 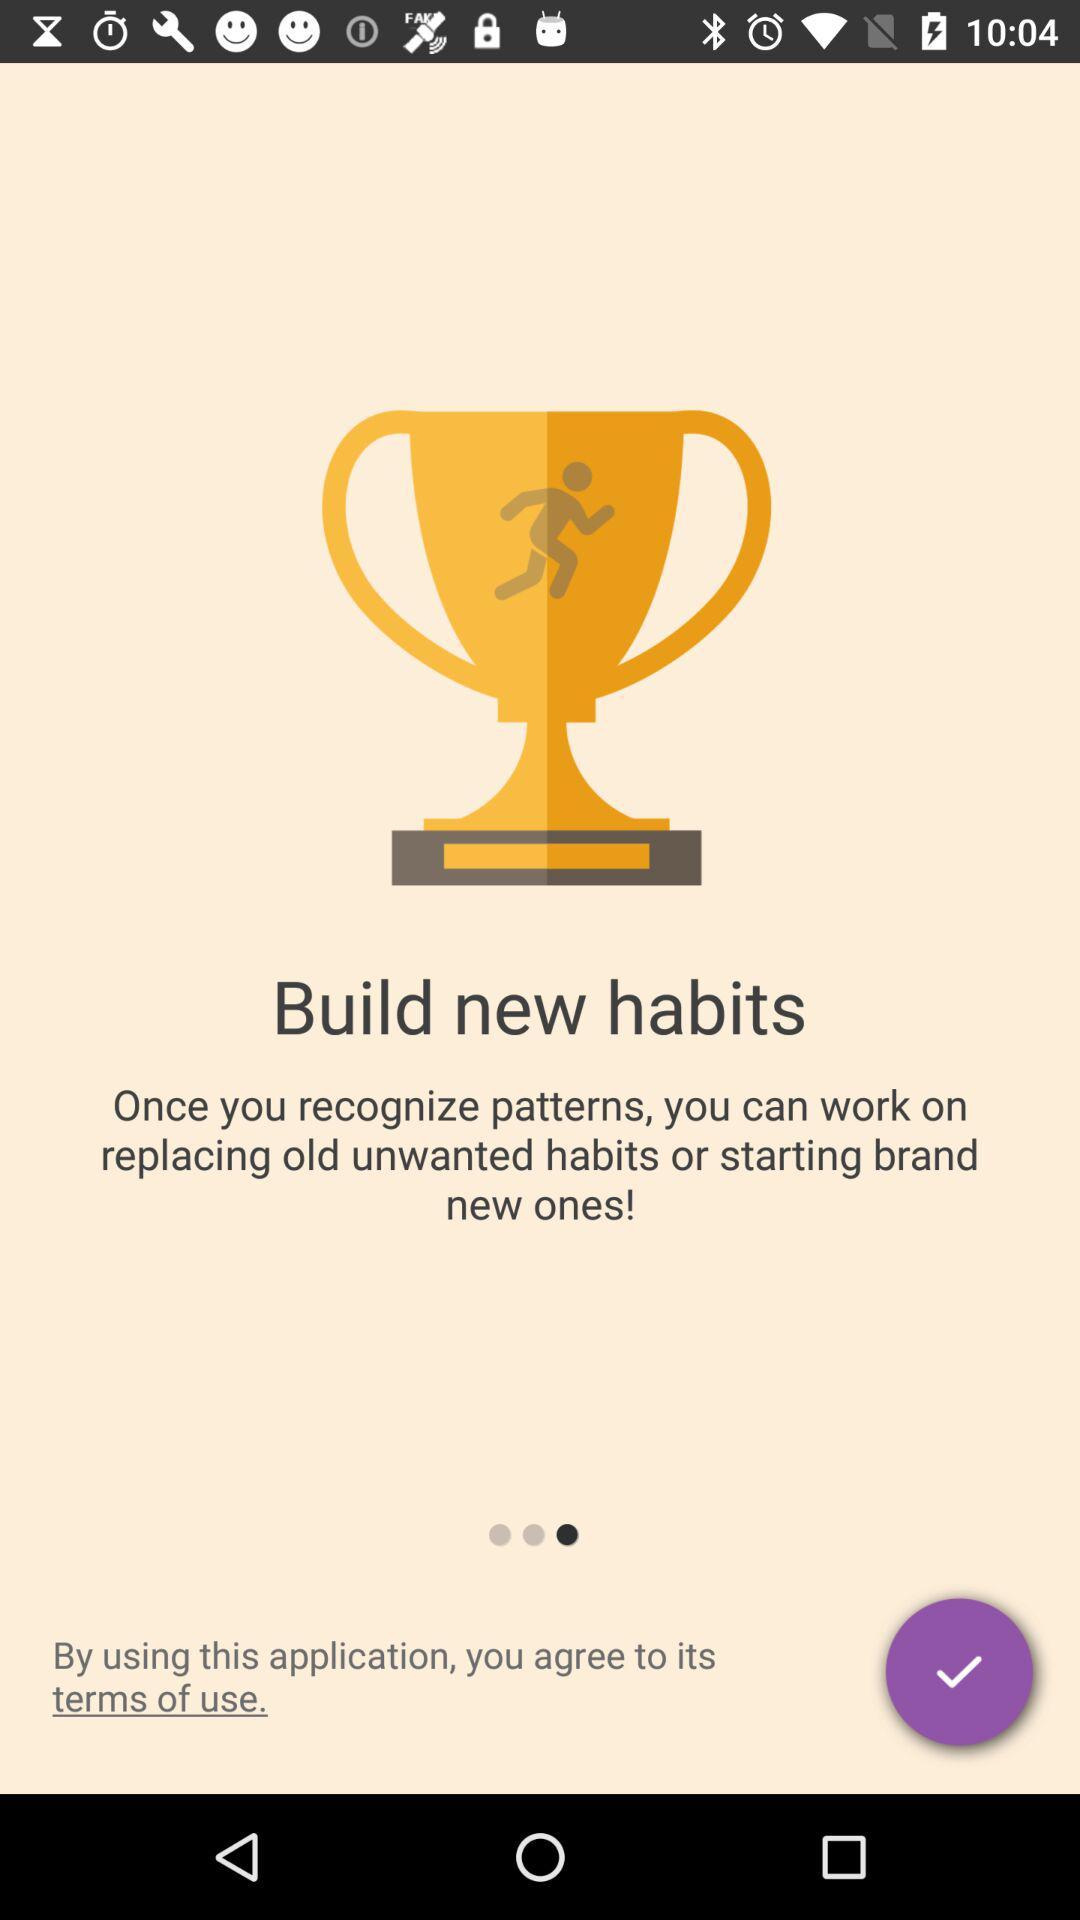 What do you see at coordinates (960, 1675) in the screenshot?
I see `the item to the right of by using this` at bounding box center [960, 1675].